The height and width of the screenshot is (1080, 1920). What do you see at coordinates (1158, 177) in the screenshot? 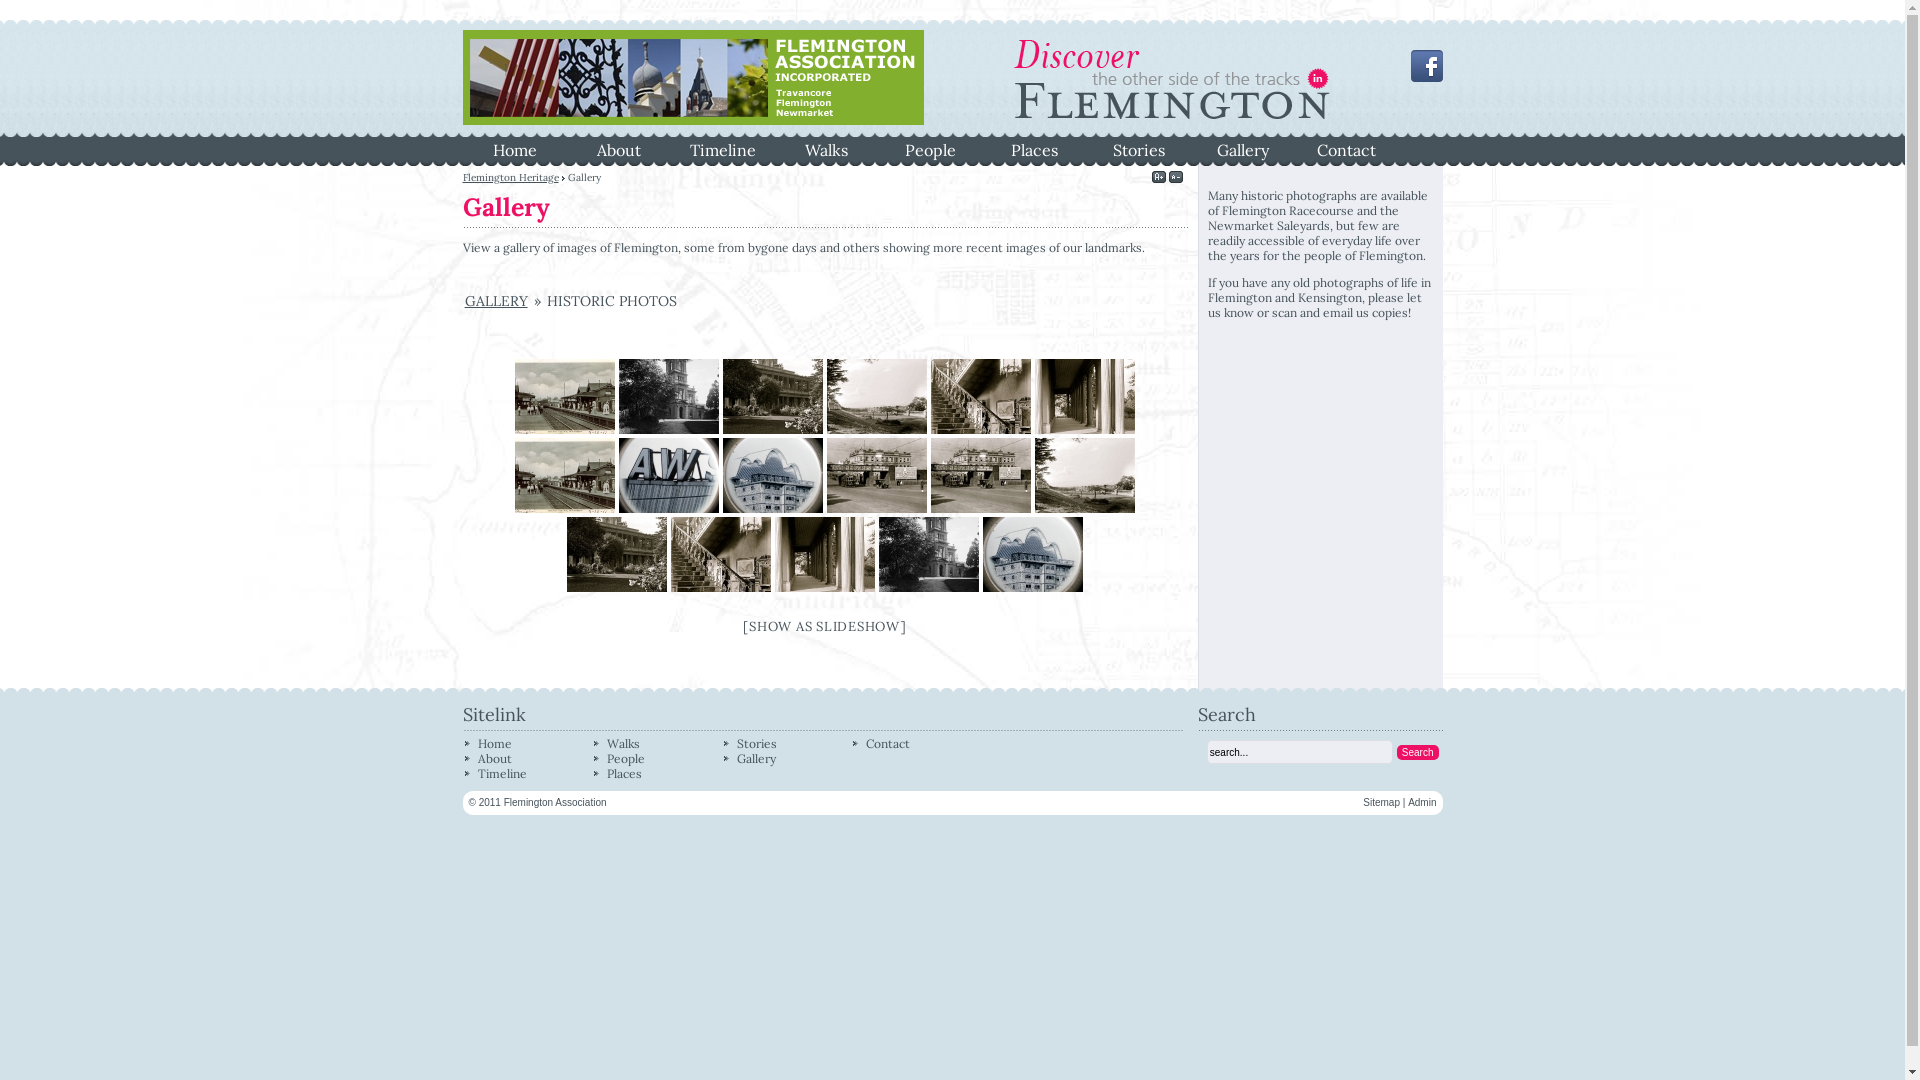
I see `'Increase font size'` at bounding box center [1158, 177].